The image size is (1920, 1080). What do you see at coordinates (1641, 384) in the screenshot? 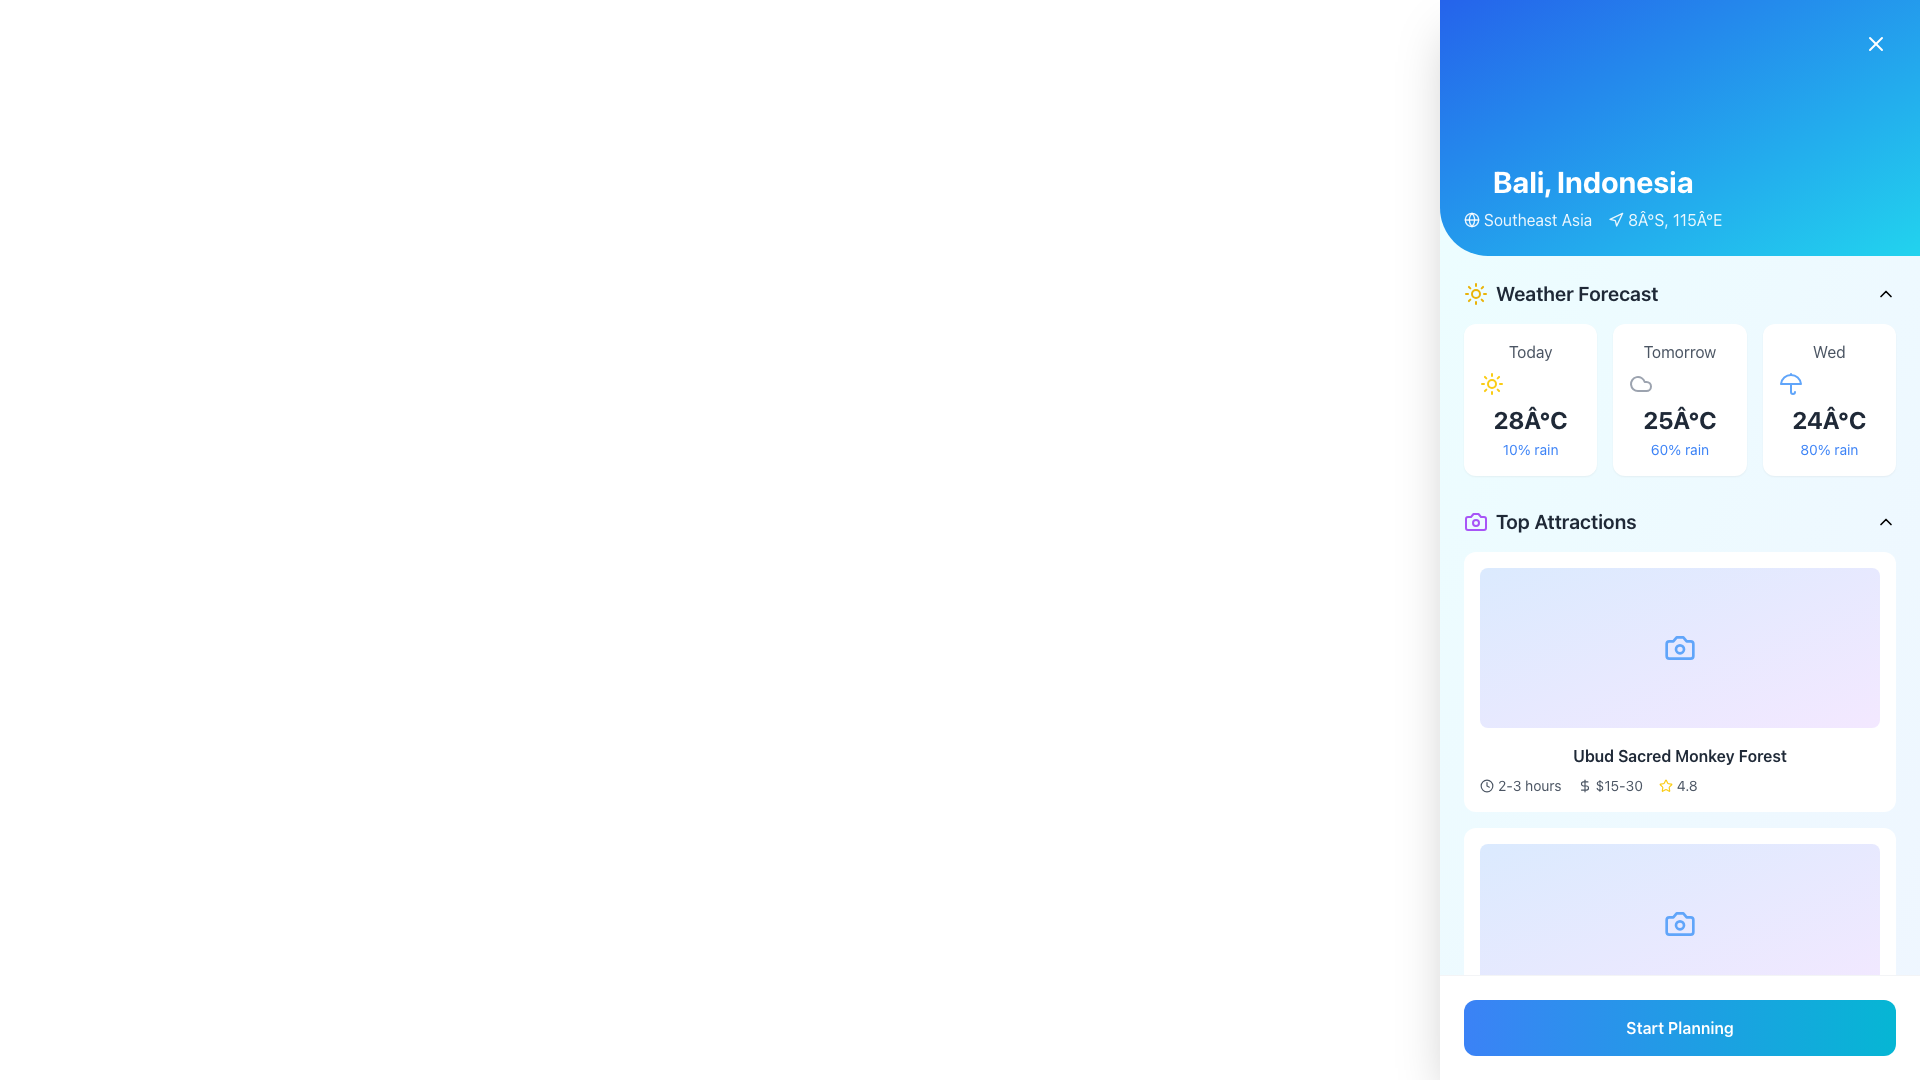
I see `the minimalistic cloud icon located in the 'Tomorrow' card under the 'Weather Forecast' section` at bounding box center [1641, 384].